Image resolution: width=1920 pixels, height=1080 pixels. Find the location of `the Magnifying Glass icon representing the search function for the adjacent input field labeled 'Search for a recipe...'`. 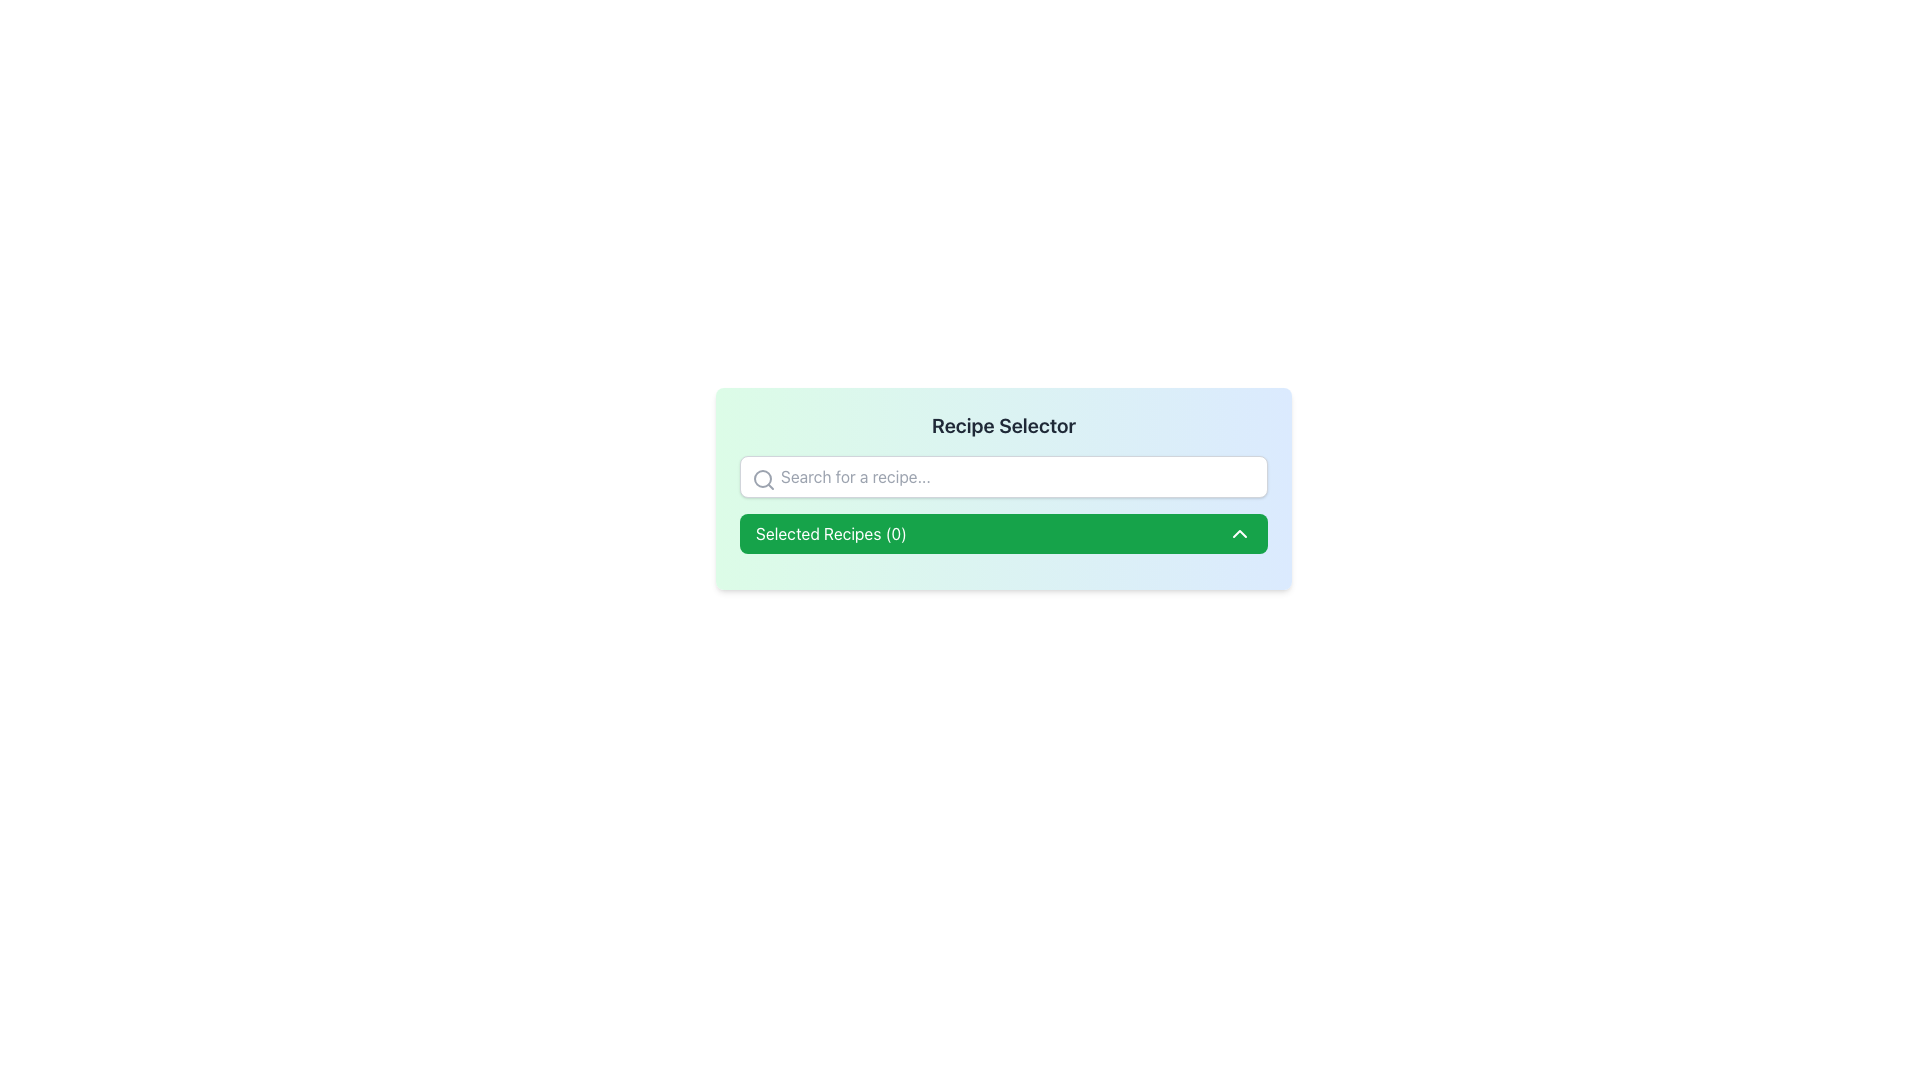

the Magnifying Glass icon representing the search function for the adjacent input field labeled 'Search for a recipe...' is located at coordinates (762, 479).